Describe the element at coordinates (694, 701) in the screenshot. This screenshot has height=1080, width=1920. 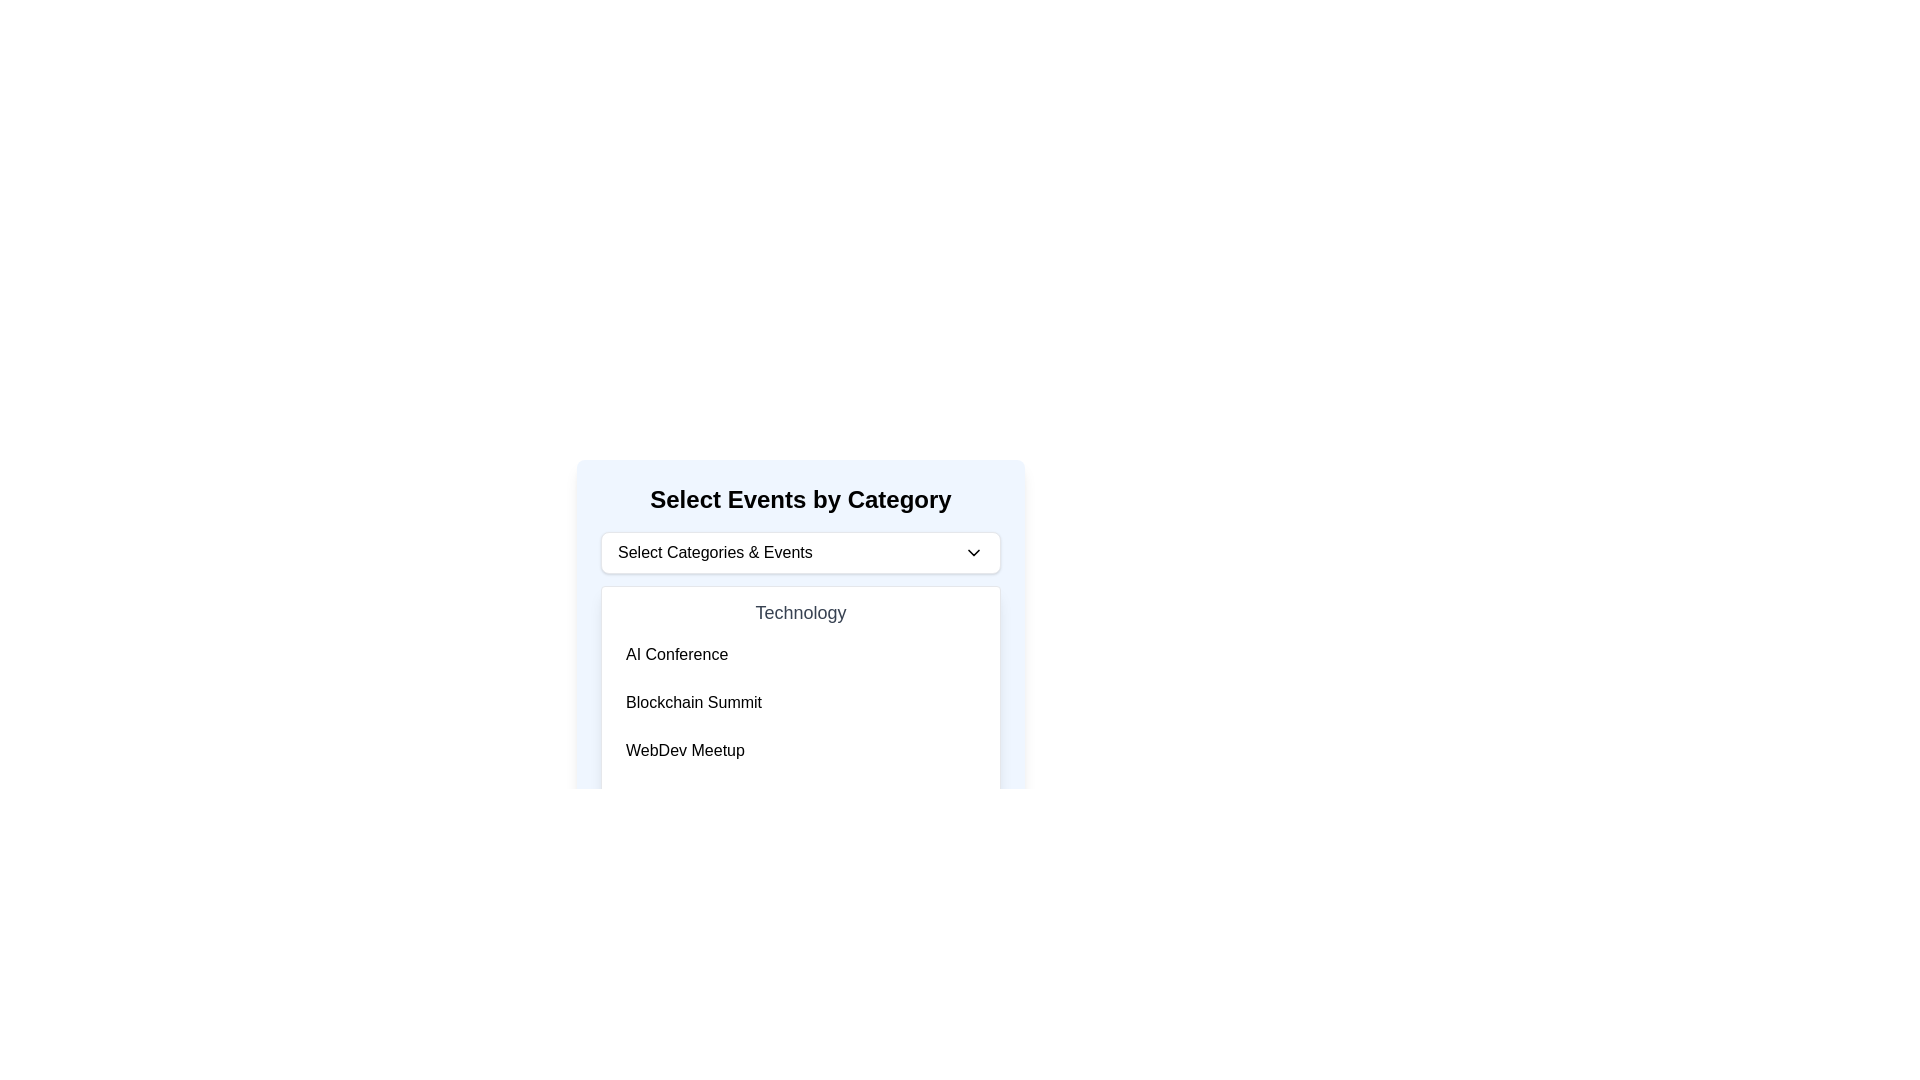
I see `the 'Blockchain Summit' label, which is the second item in the 'Technology' section of the event categories list` at that location.